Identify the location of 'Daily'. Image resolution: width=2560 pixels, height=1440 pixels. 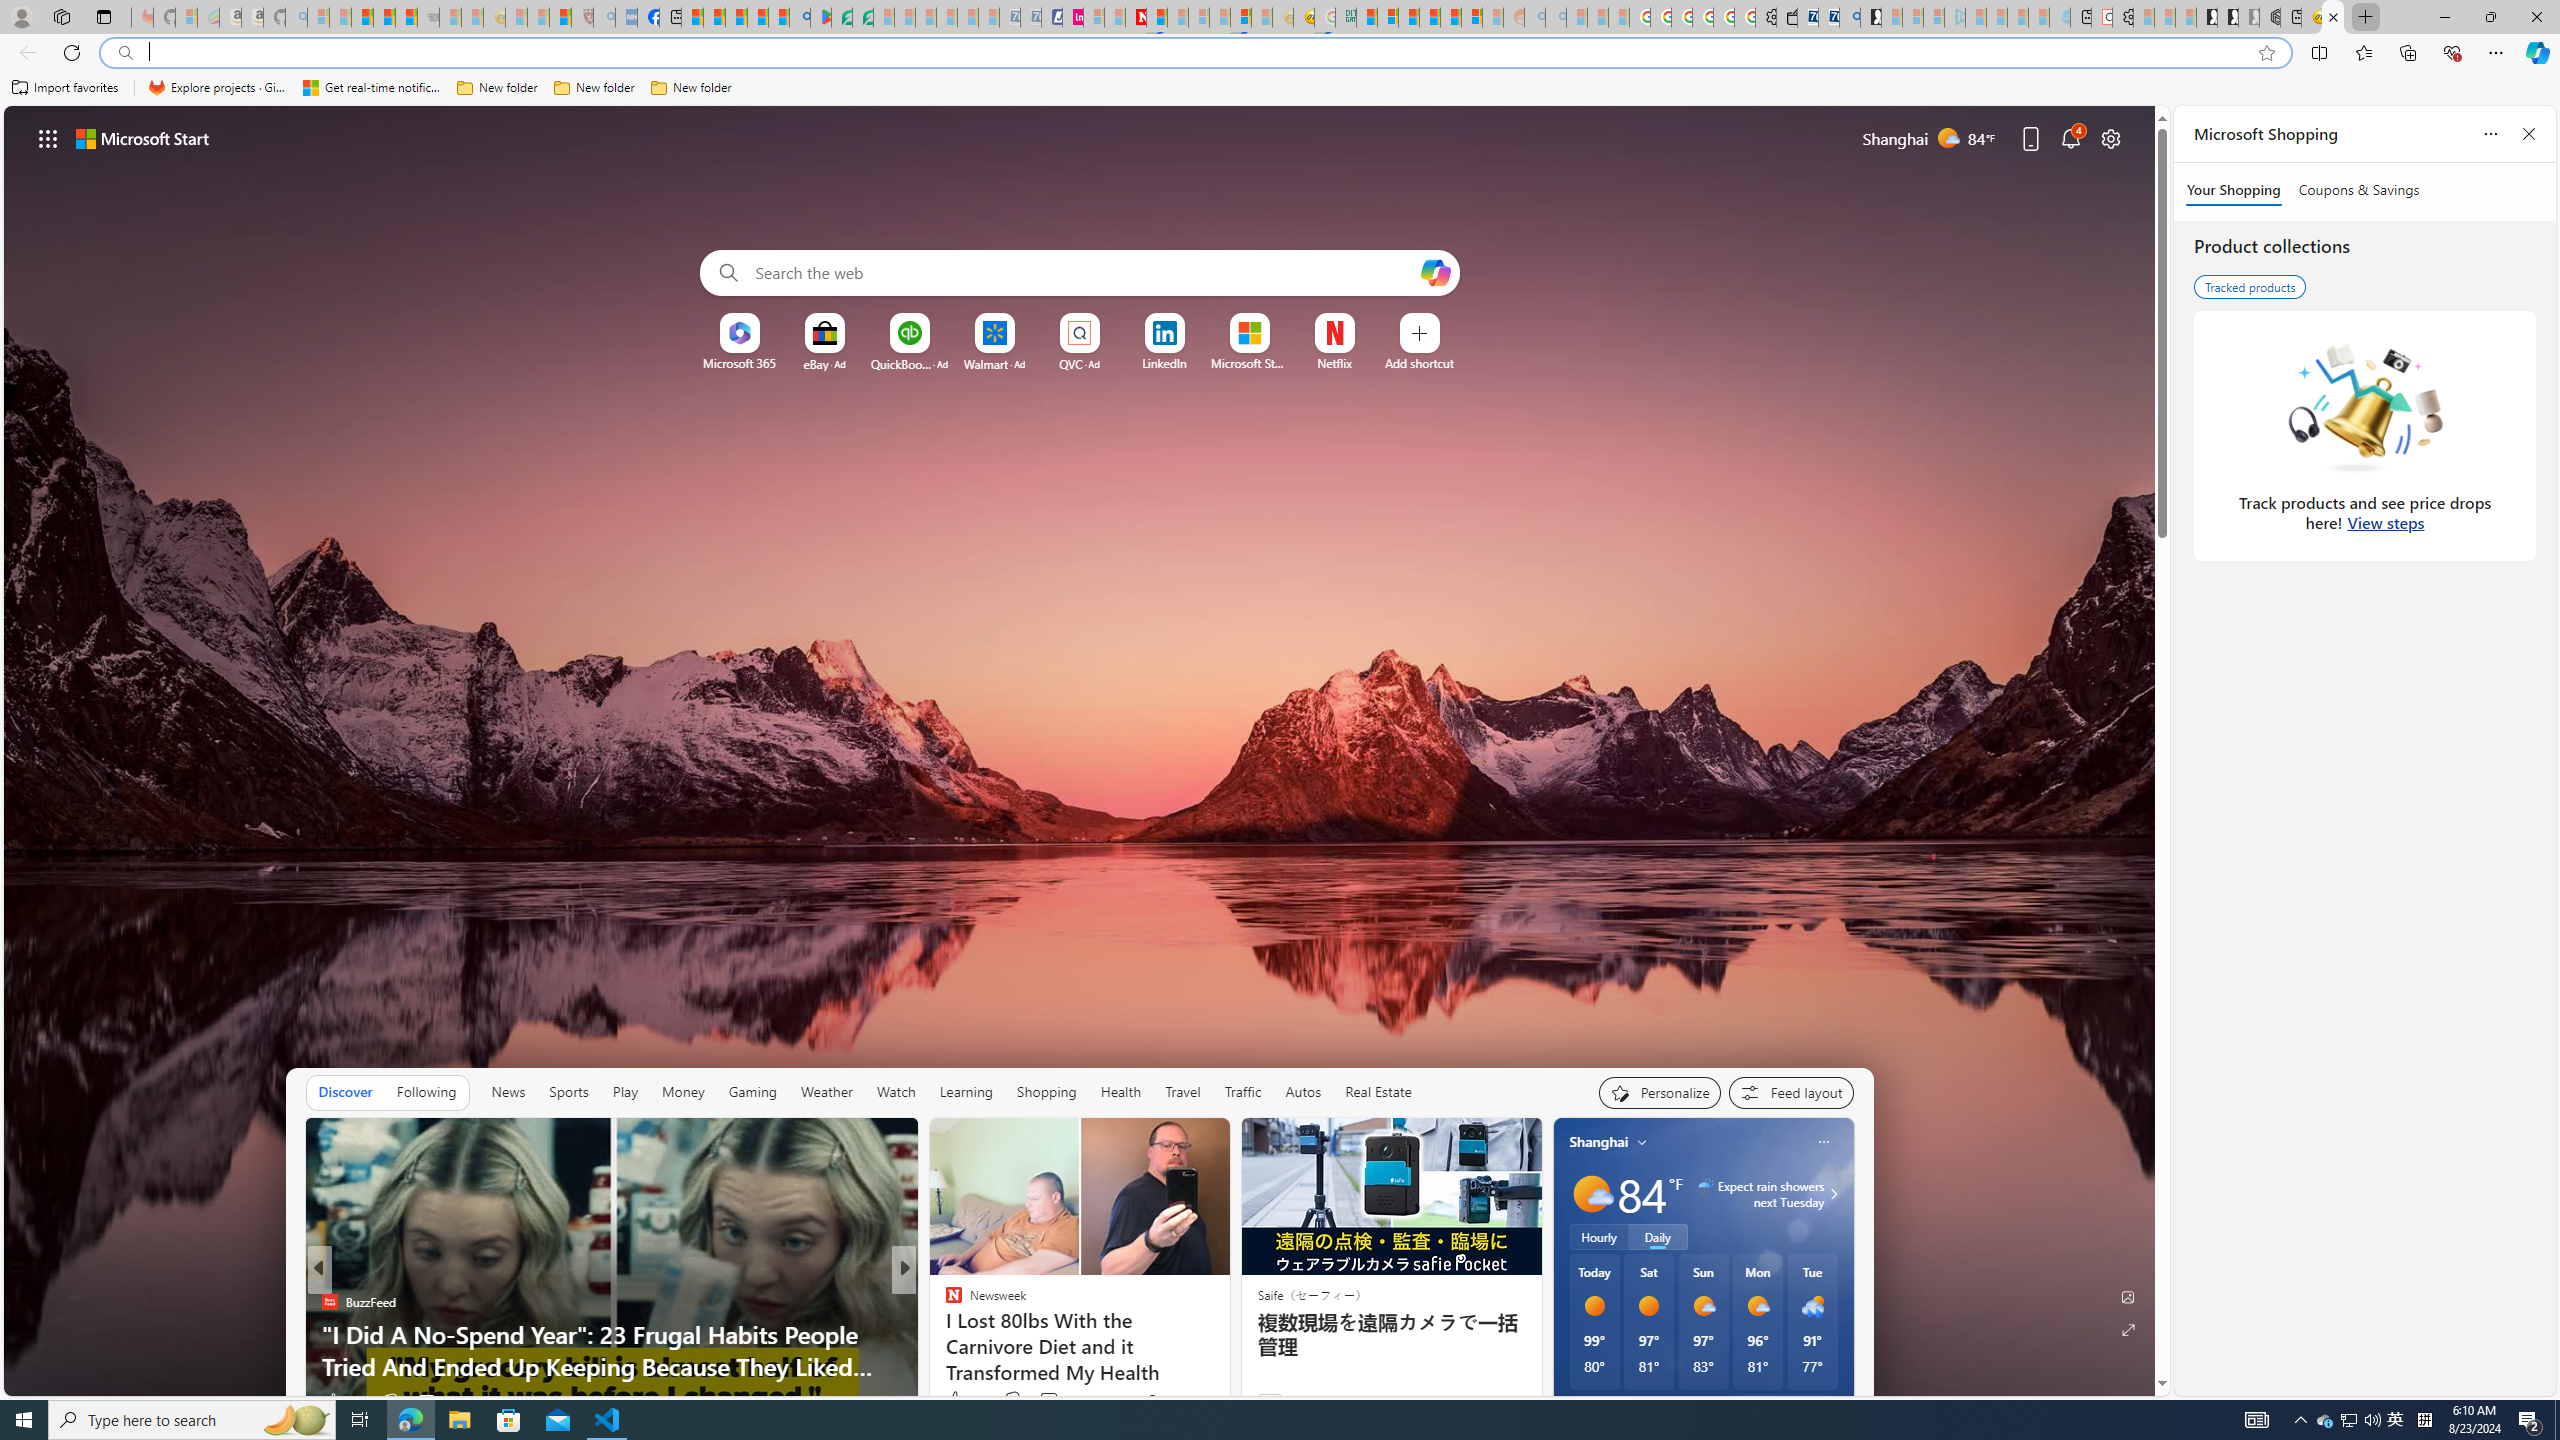
(1656, 1236).